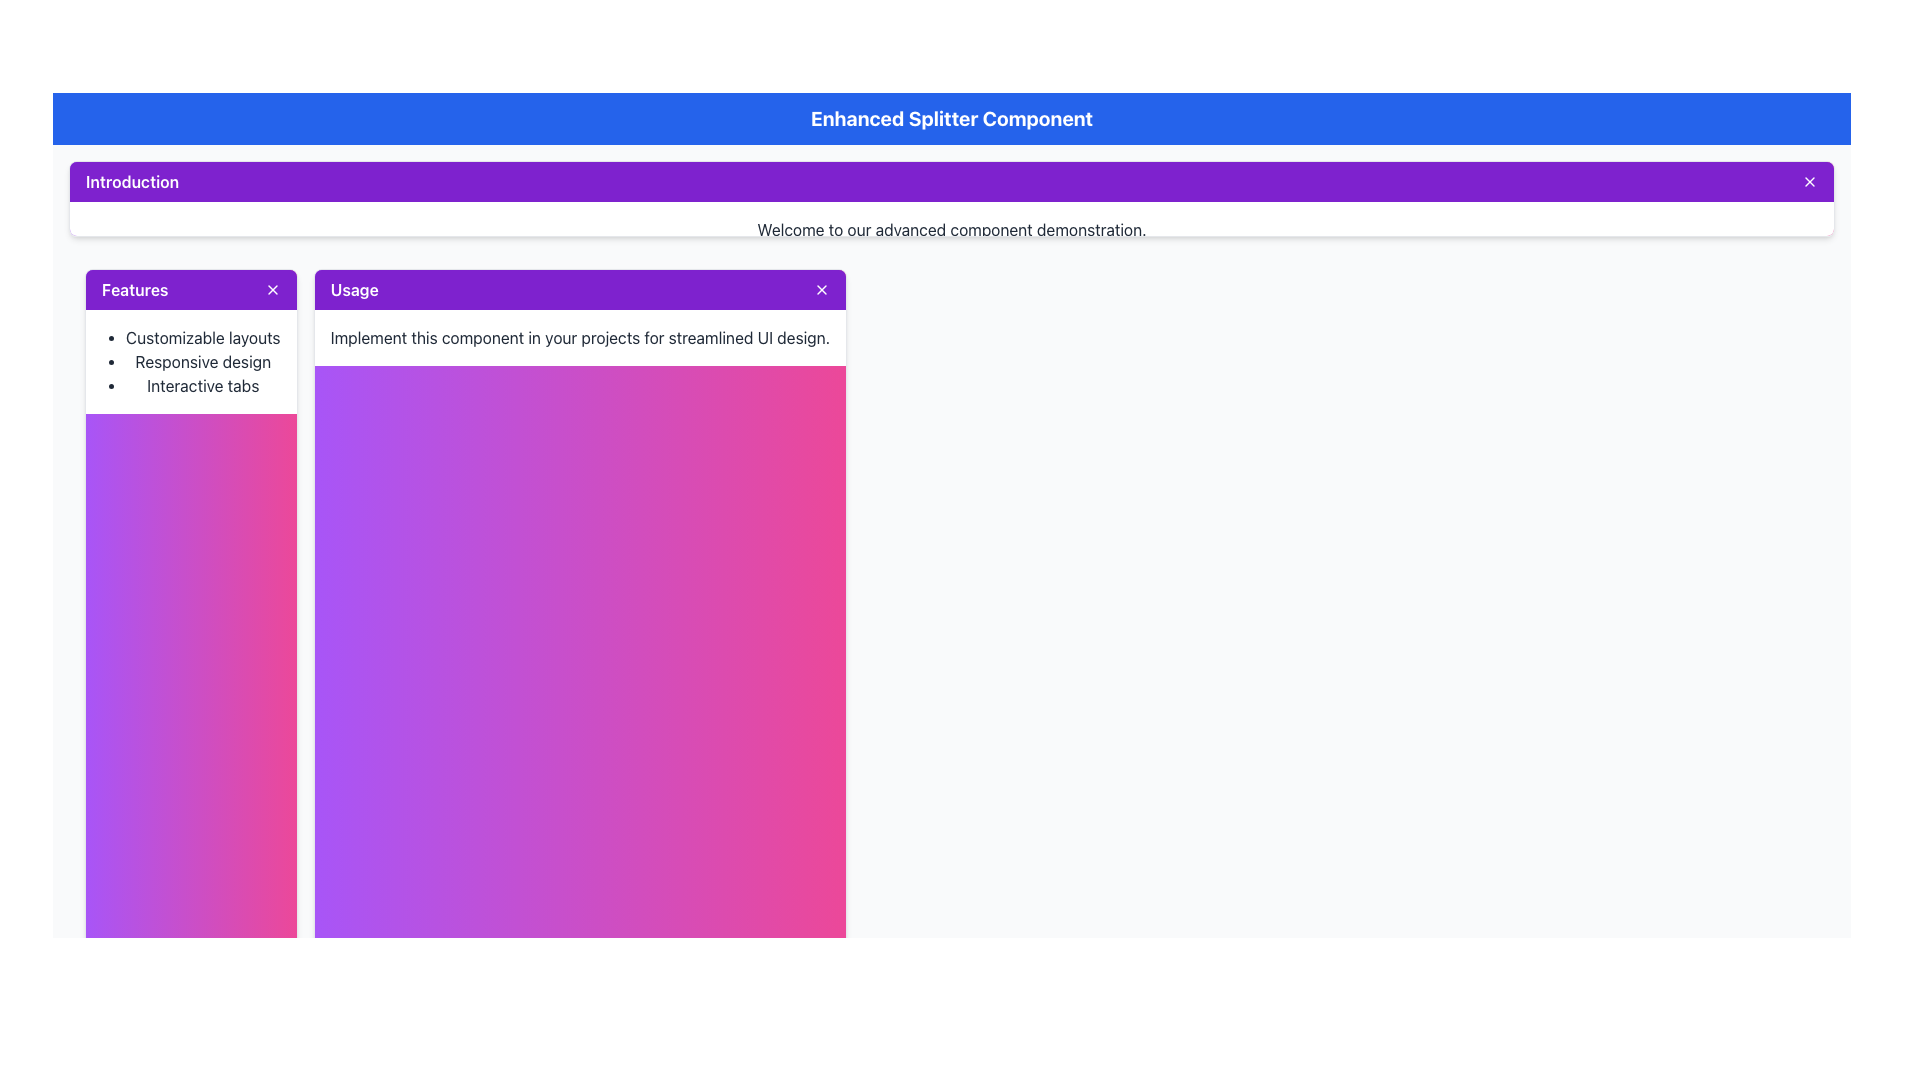 Image resolution: width=1920 pixels, height=1080 pixels. I want to click on the informative text block located in the 'Usage' section beneath the Usage header, so click(579, 336).